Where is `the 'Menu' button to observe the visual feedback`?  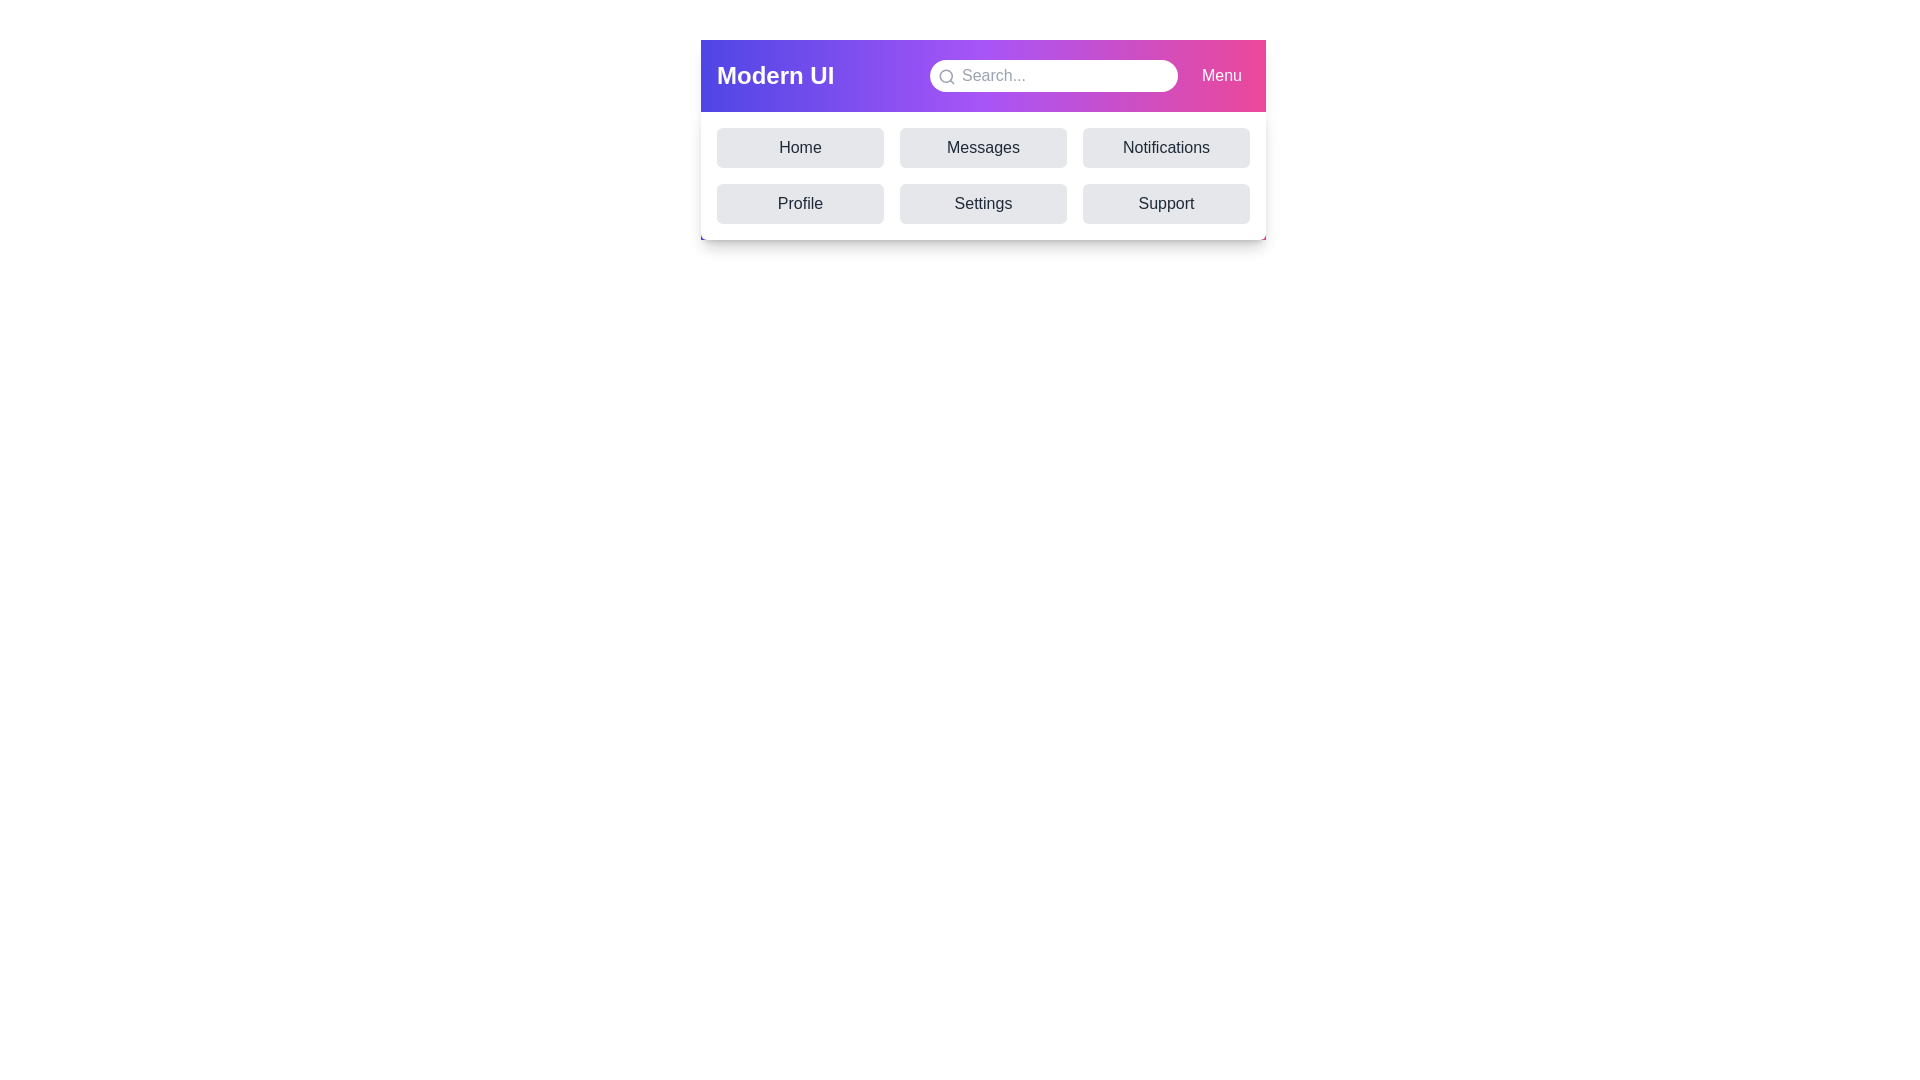
the 'Menu' button to observe the visual feedback is located at coordinates (1220, 75).